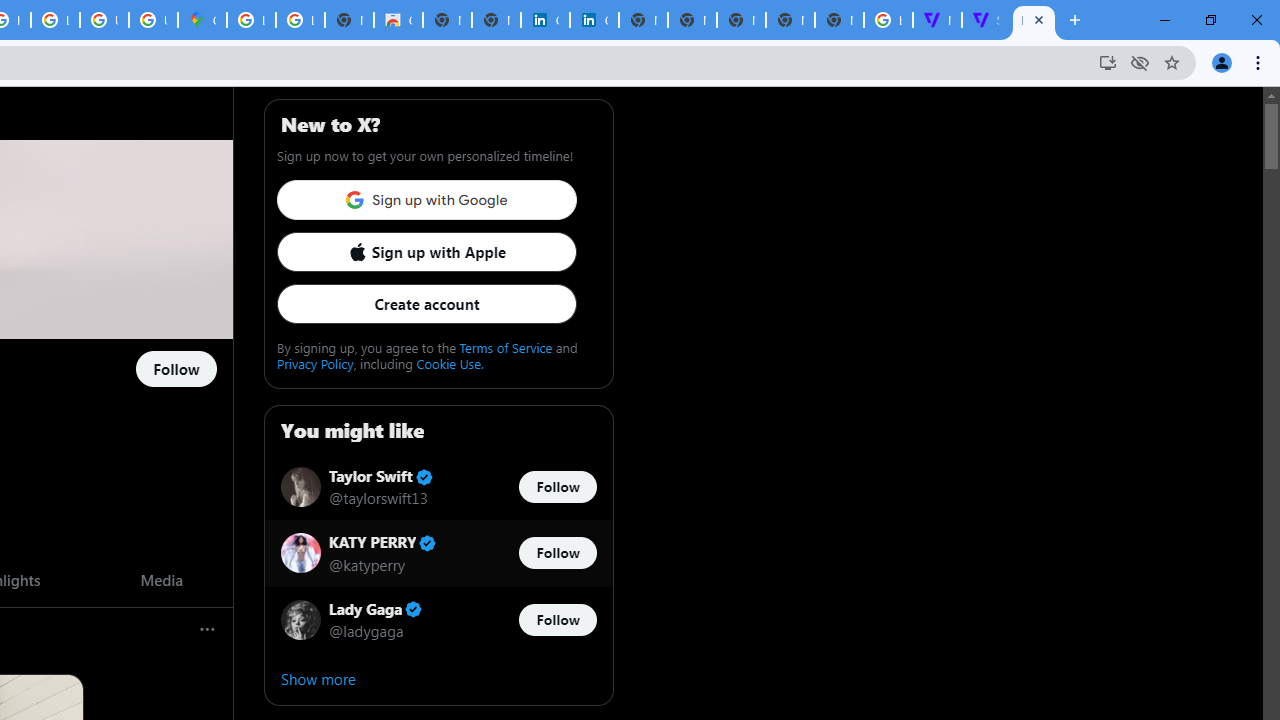 The height and width of the screenshot is (720, 1280). Describe the element at coordinates (438, 618) in the screenshot. I see `'Lady Gaga Verified account @ladygaga Follow @ladygaga'` at that location.